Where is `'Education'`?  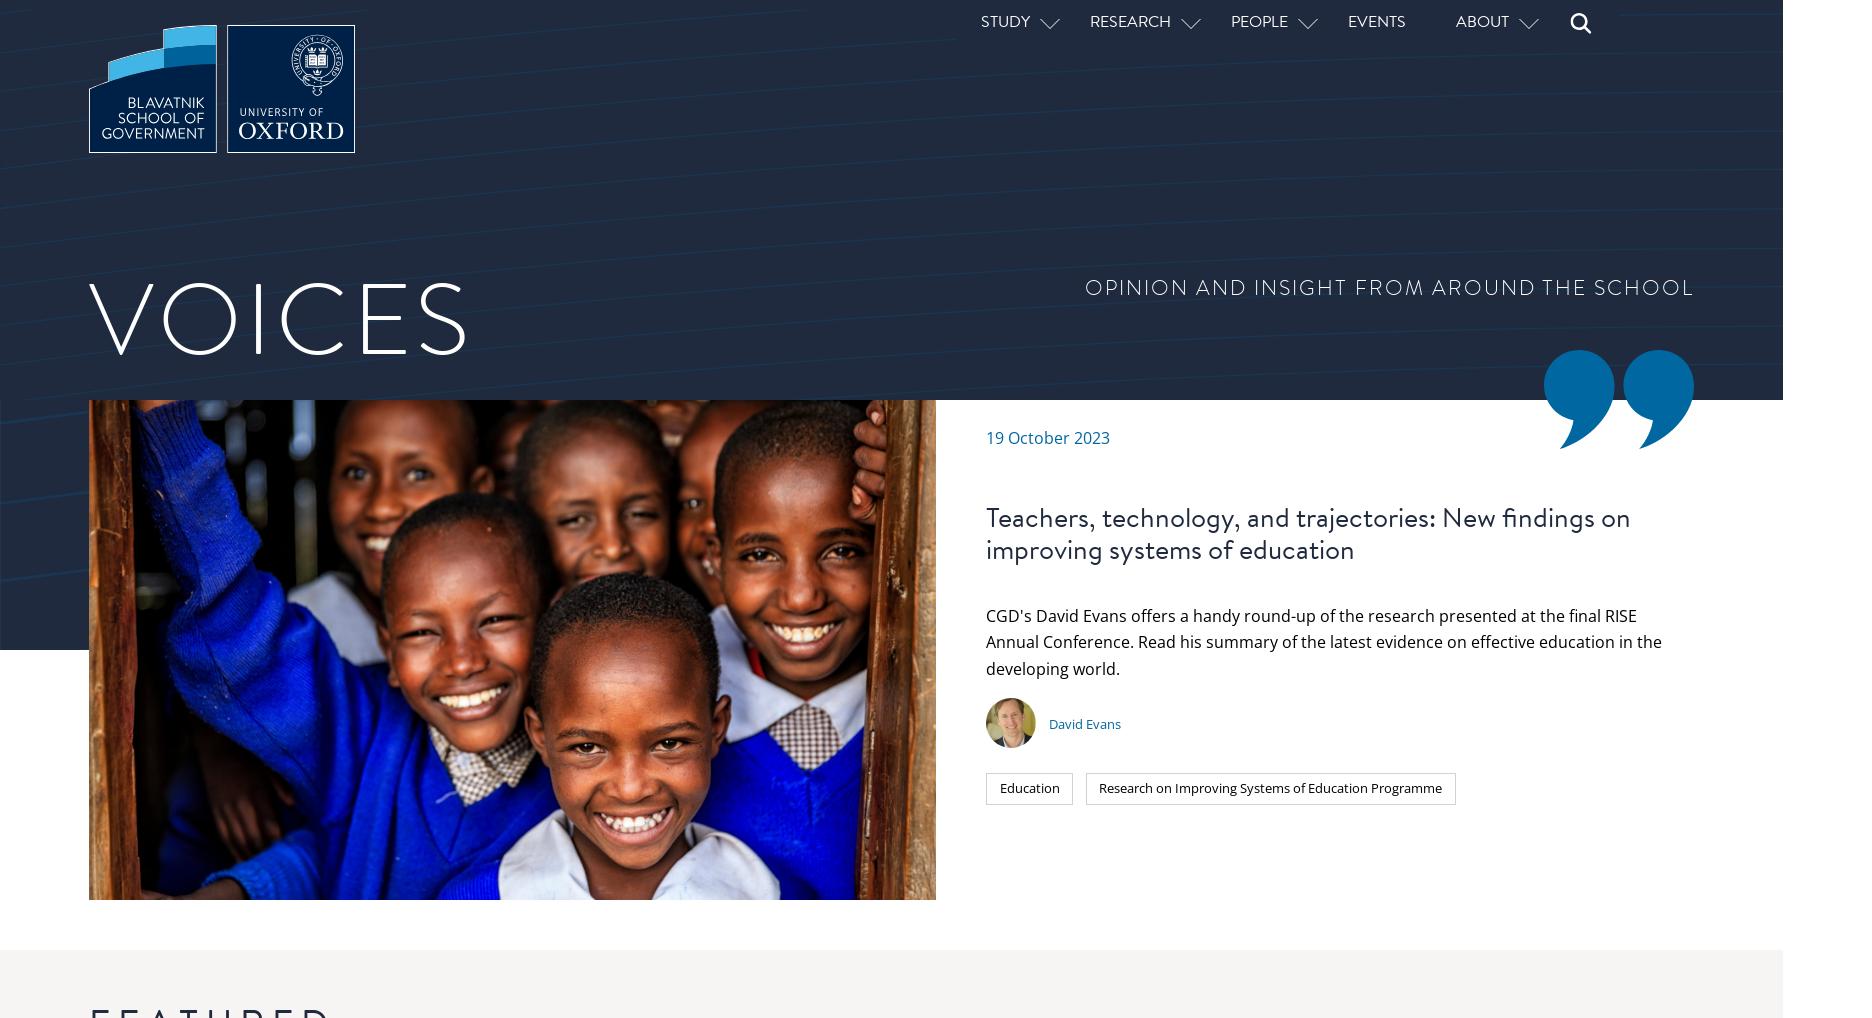
'Education' is located at coordinates (684, 243).